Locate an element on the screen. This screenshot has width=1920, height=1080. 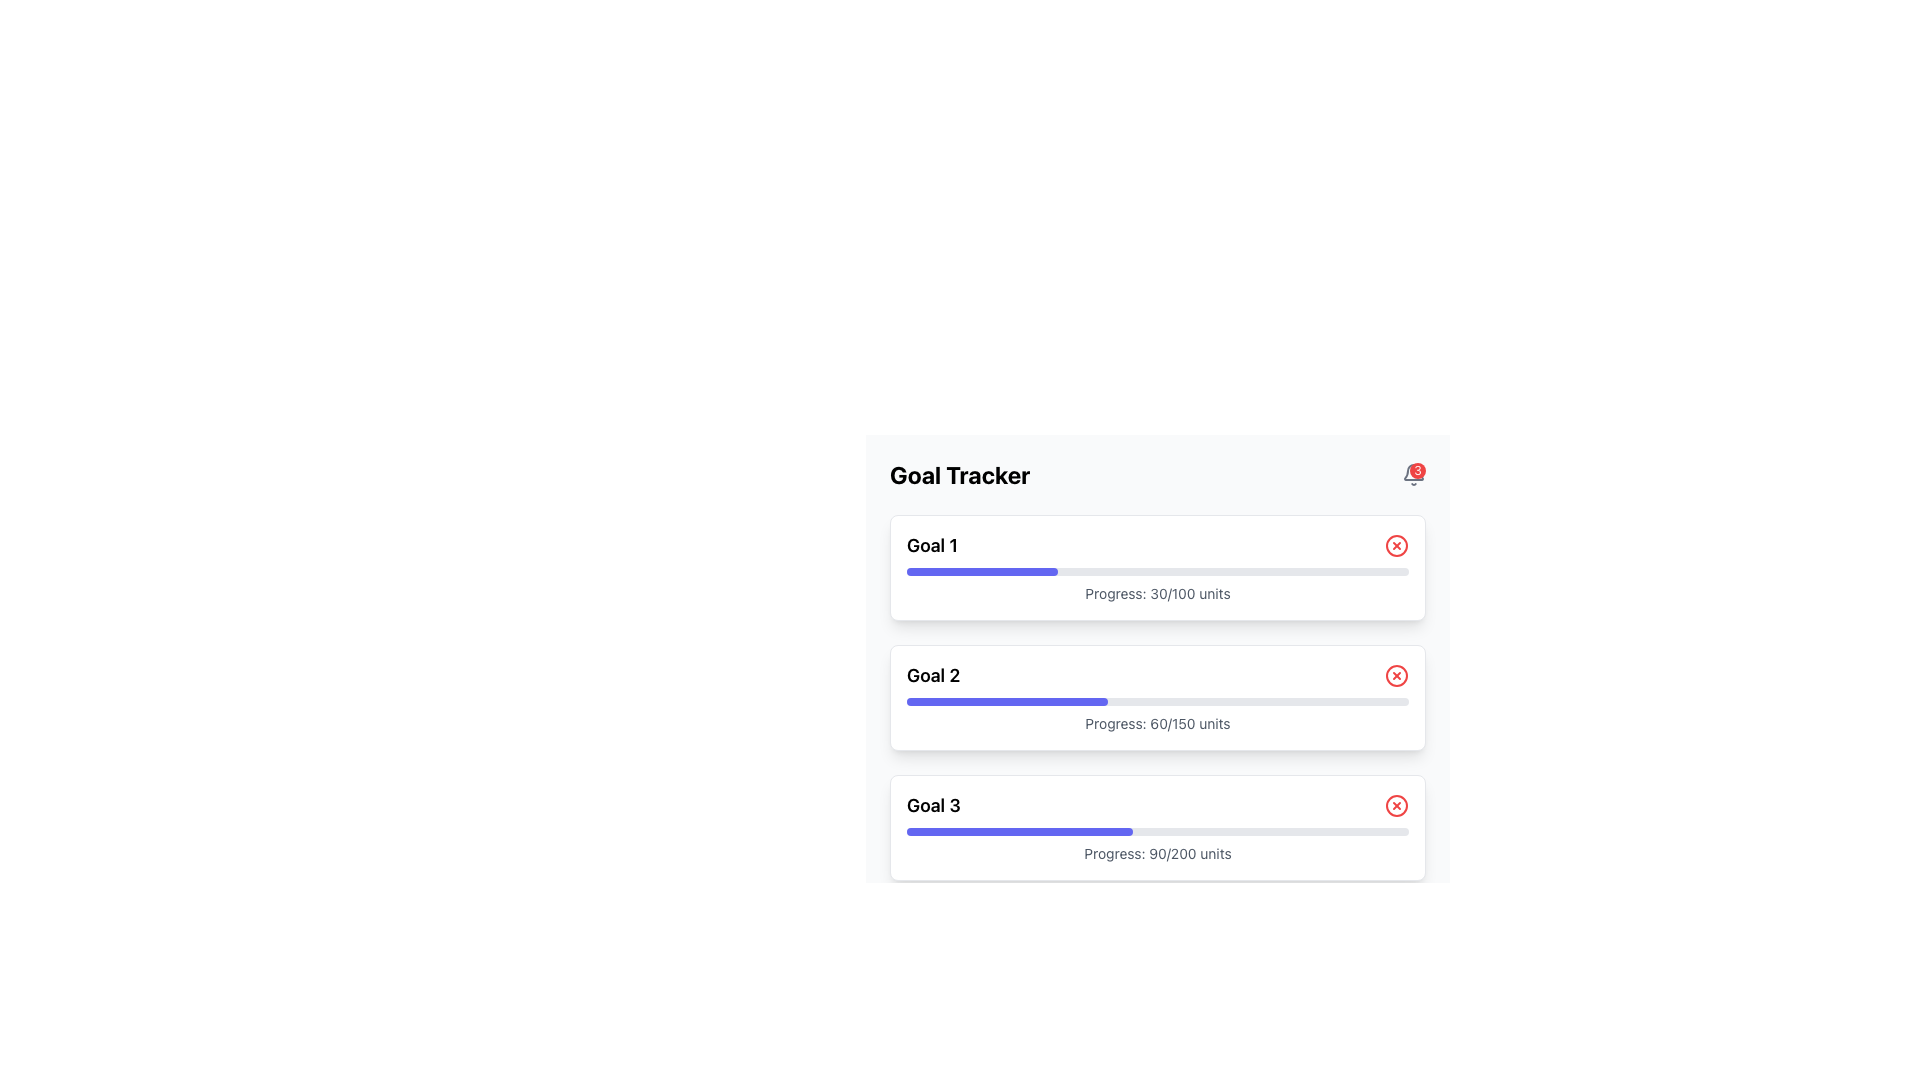
the progress level is located at coordinates (1011, 701).